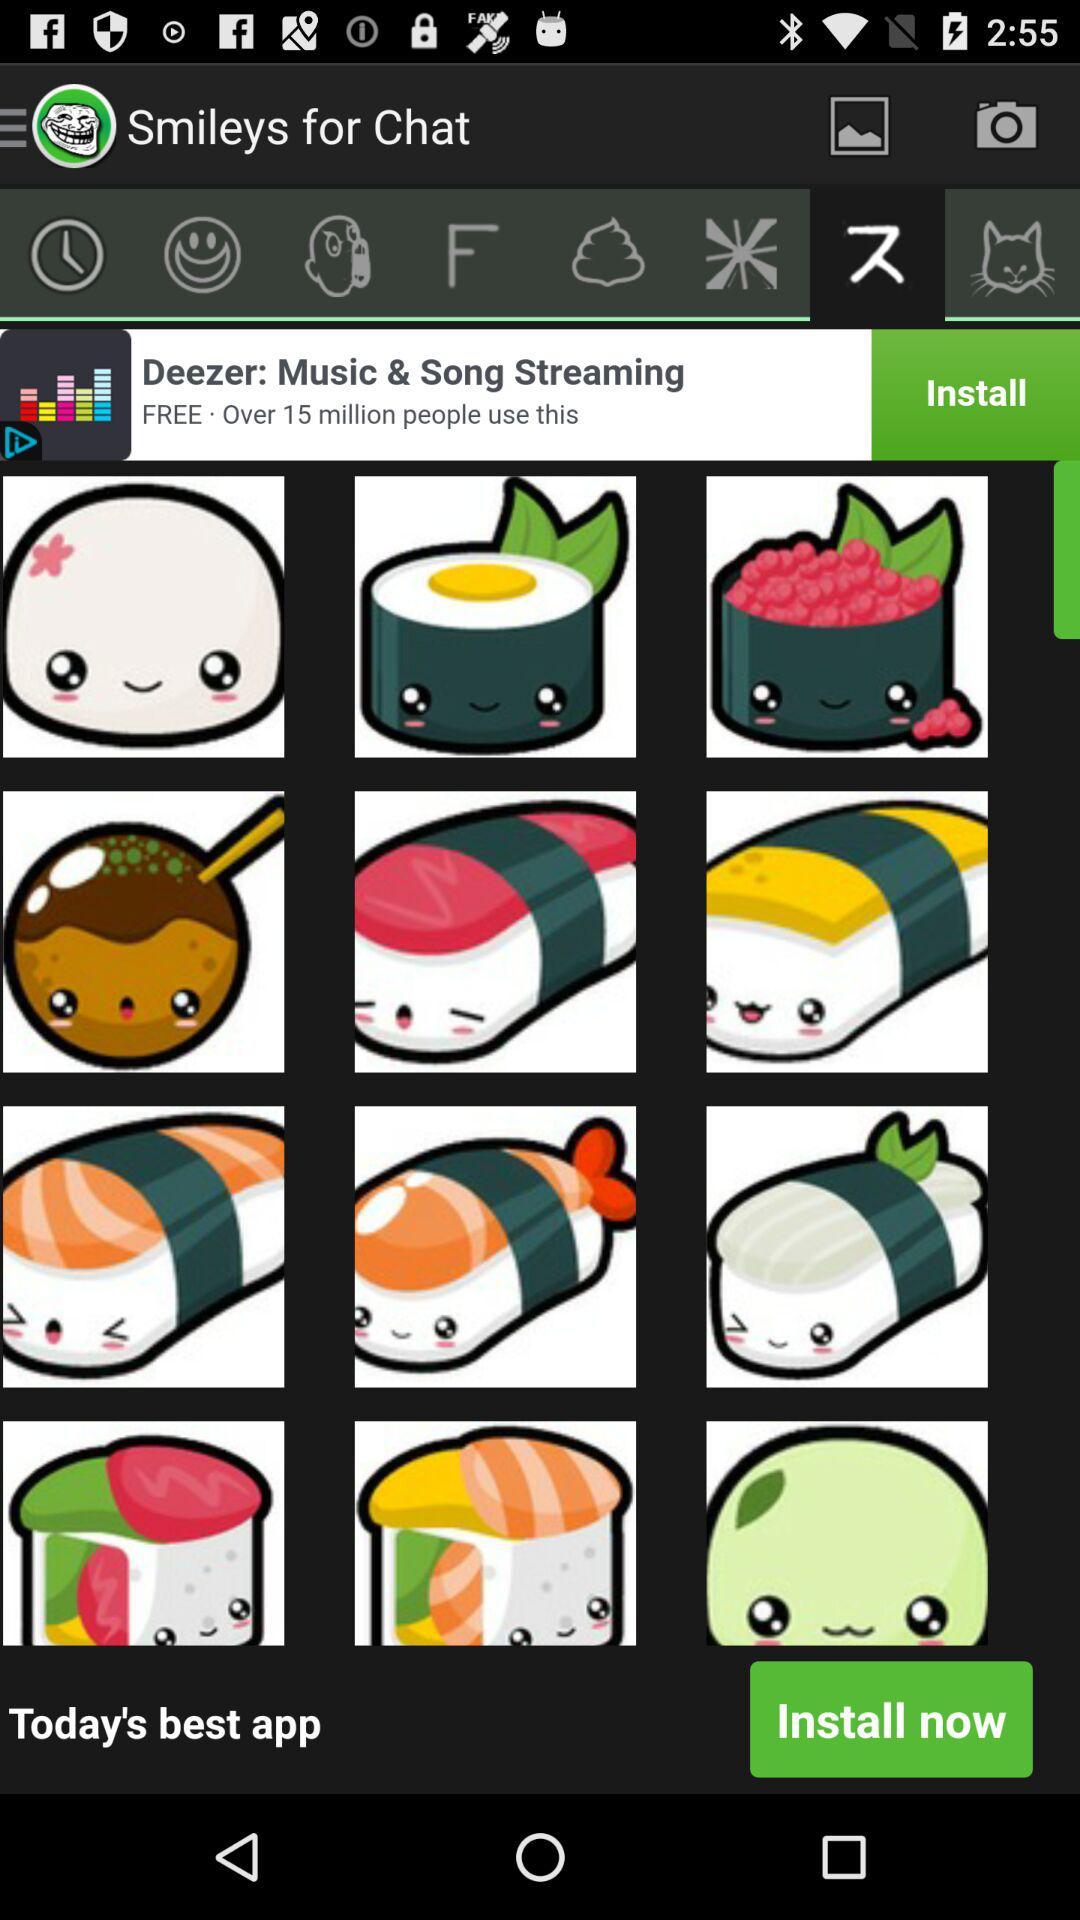  Describe the element at coordinates (142, 1246) in the screenshot. I see `the first image in the third row` at that location.